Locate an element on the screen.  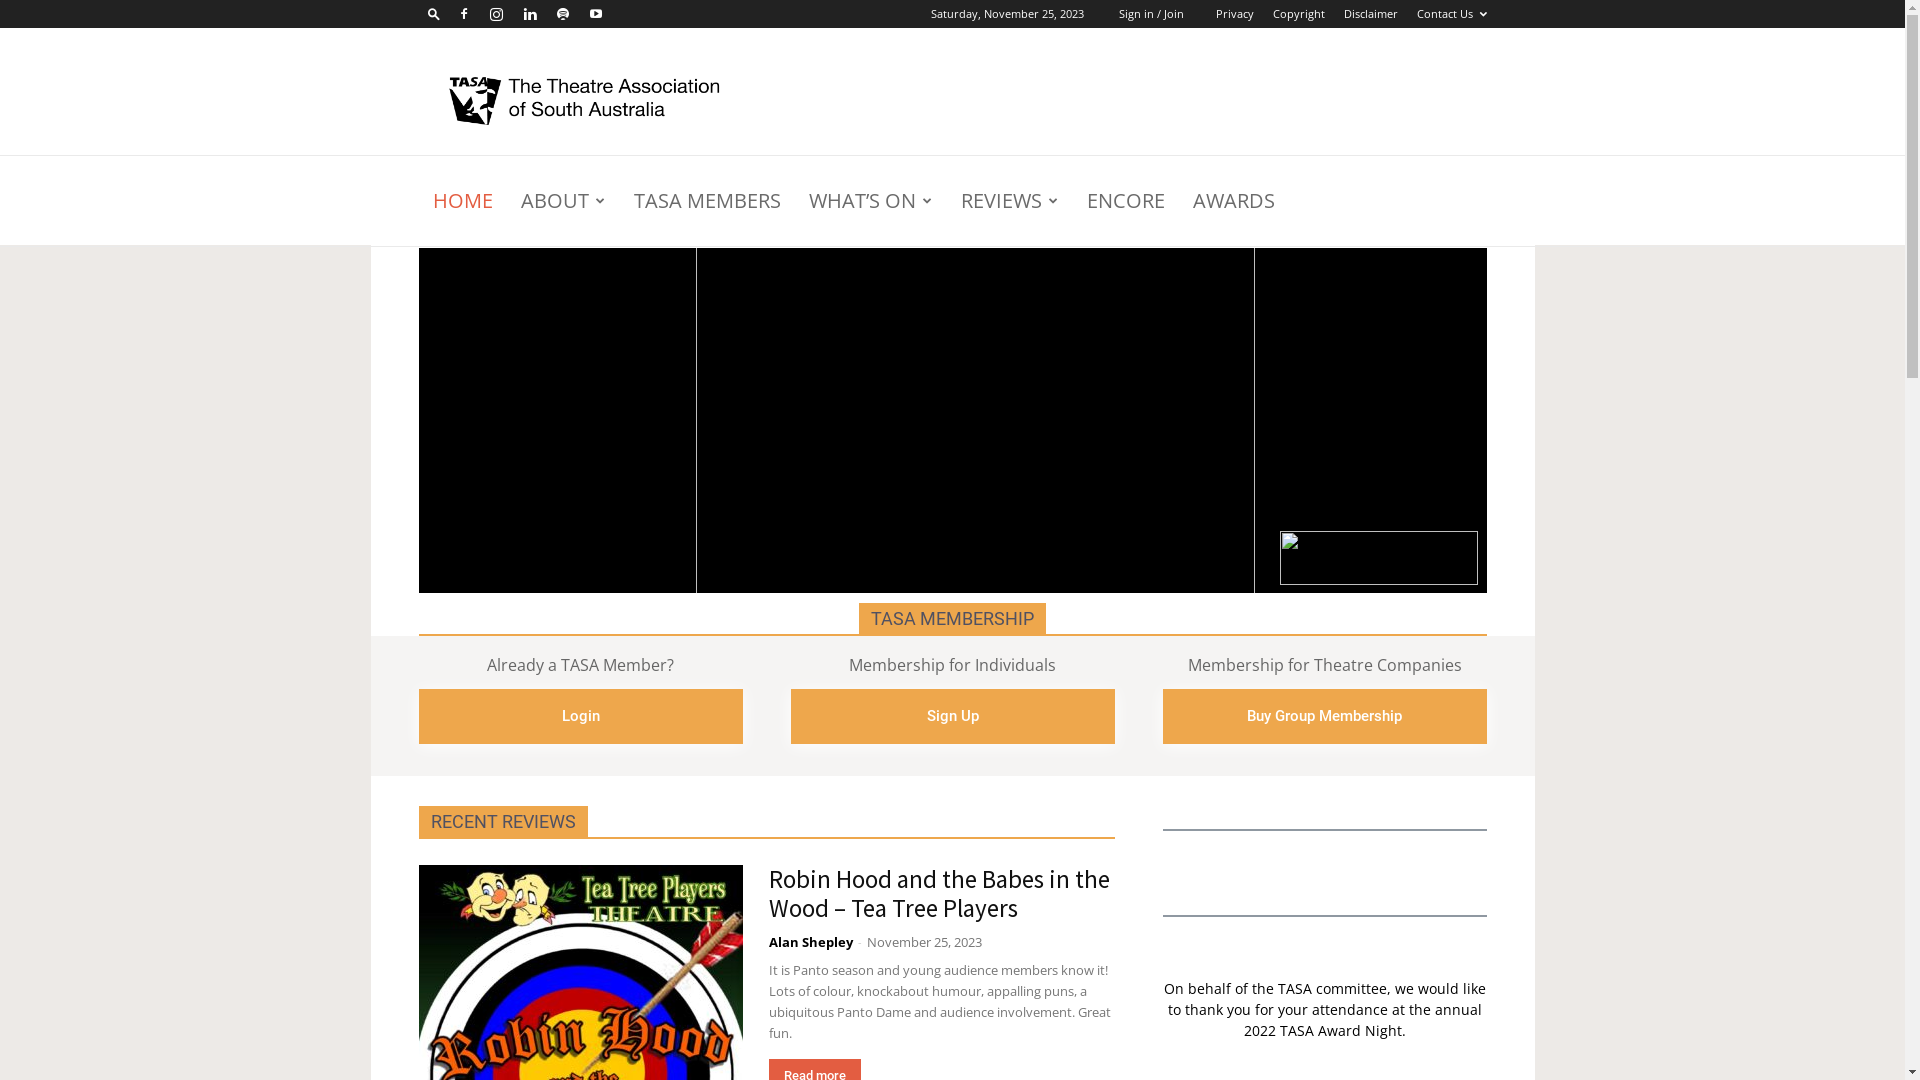
'Sign Up' is located at coordinates (789, 715).